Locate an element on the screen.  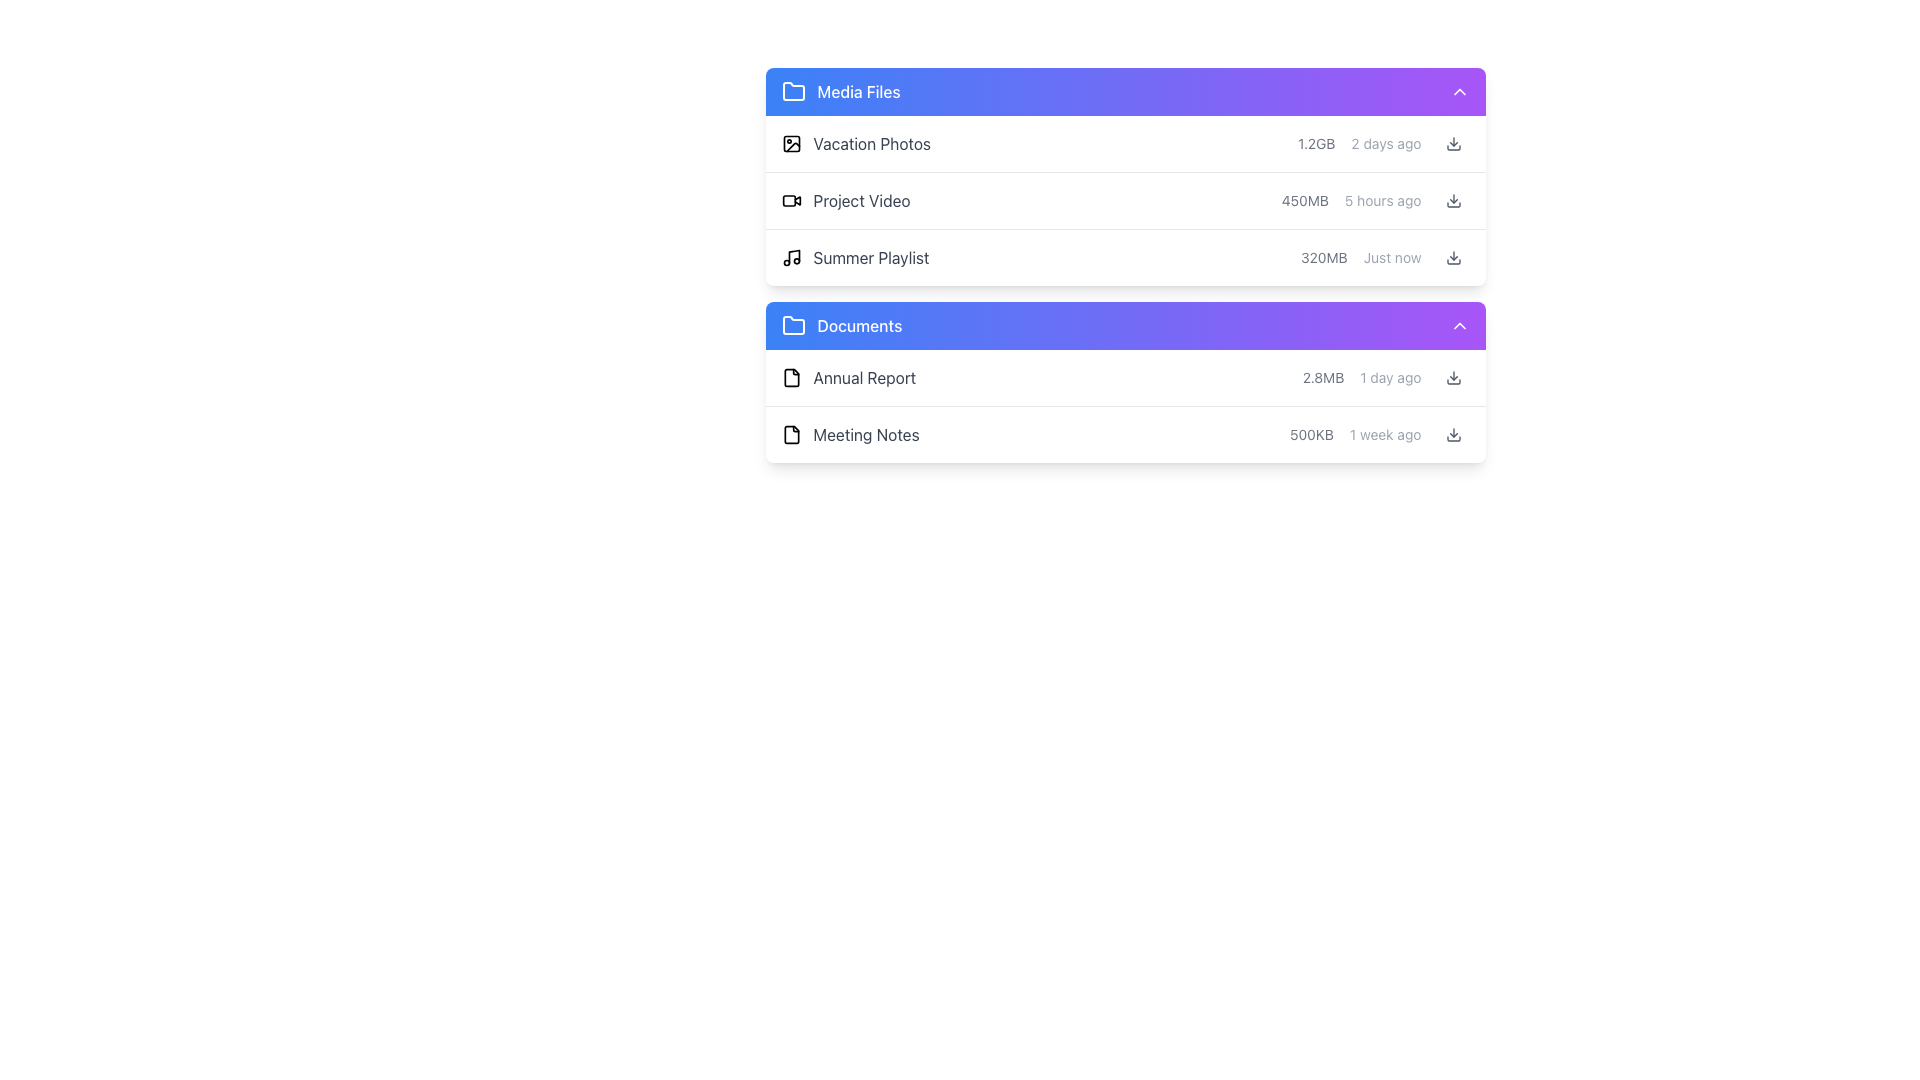
the document icon located to the immediate left of the 'Meeting Notes' text label under the 'Documents' heading is located at coordinates (790, 434).